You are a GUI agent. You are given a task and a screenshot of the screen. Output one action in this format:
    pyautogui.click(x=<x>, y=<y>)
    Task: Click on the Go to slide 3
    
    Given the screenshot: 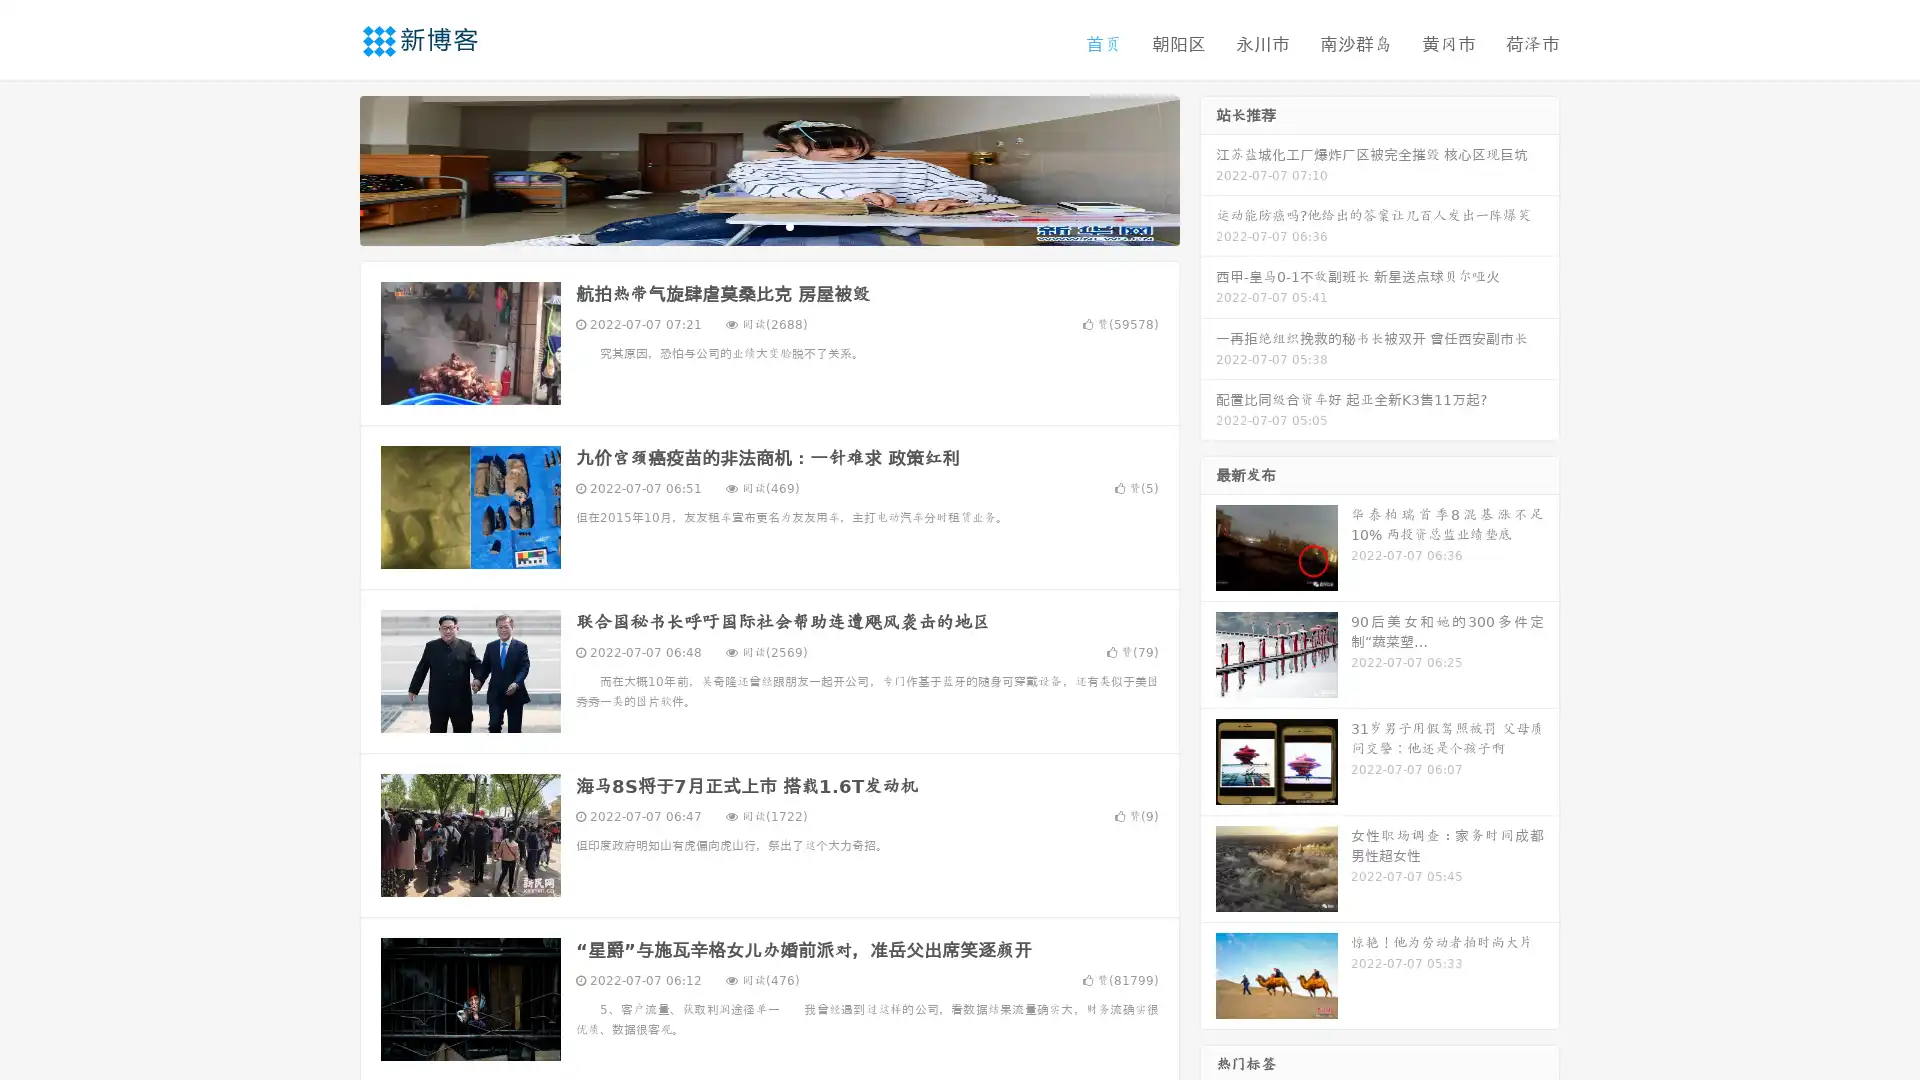 What is the action you would take?
    pyautogui.click(x=789, y=225)
    